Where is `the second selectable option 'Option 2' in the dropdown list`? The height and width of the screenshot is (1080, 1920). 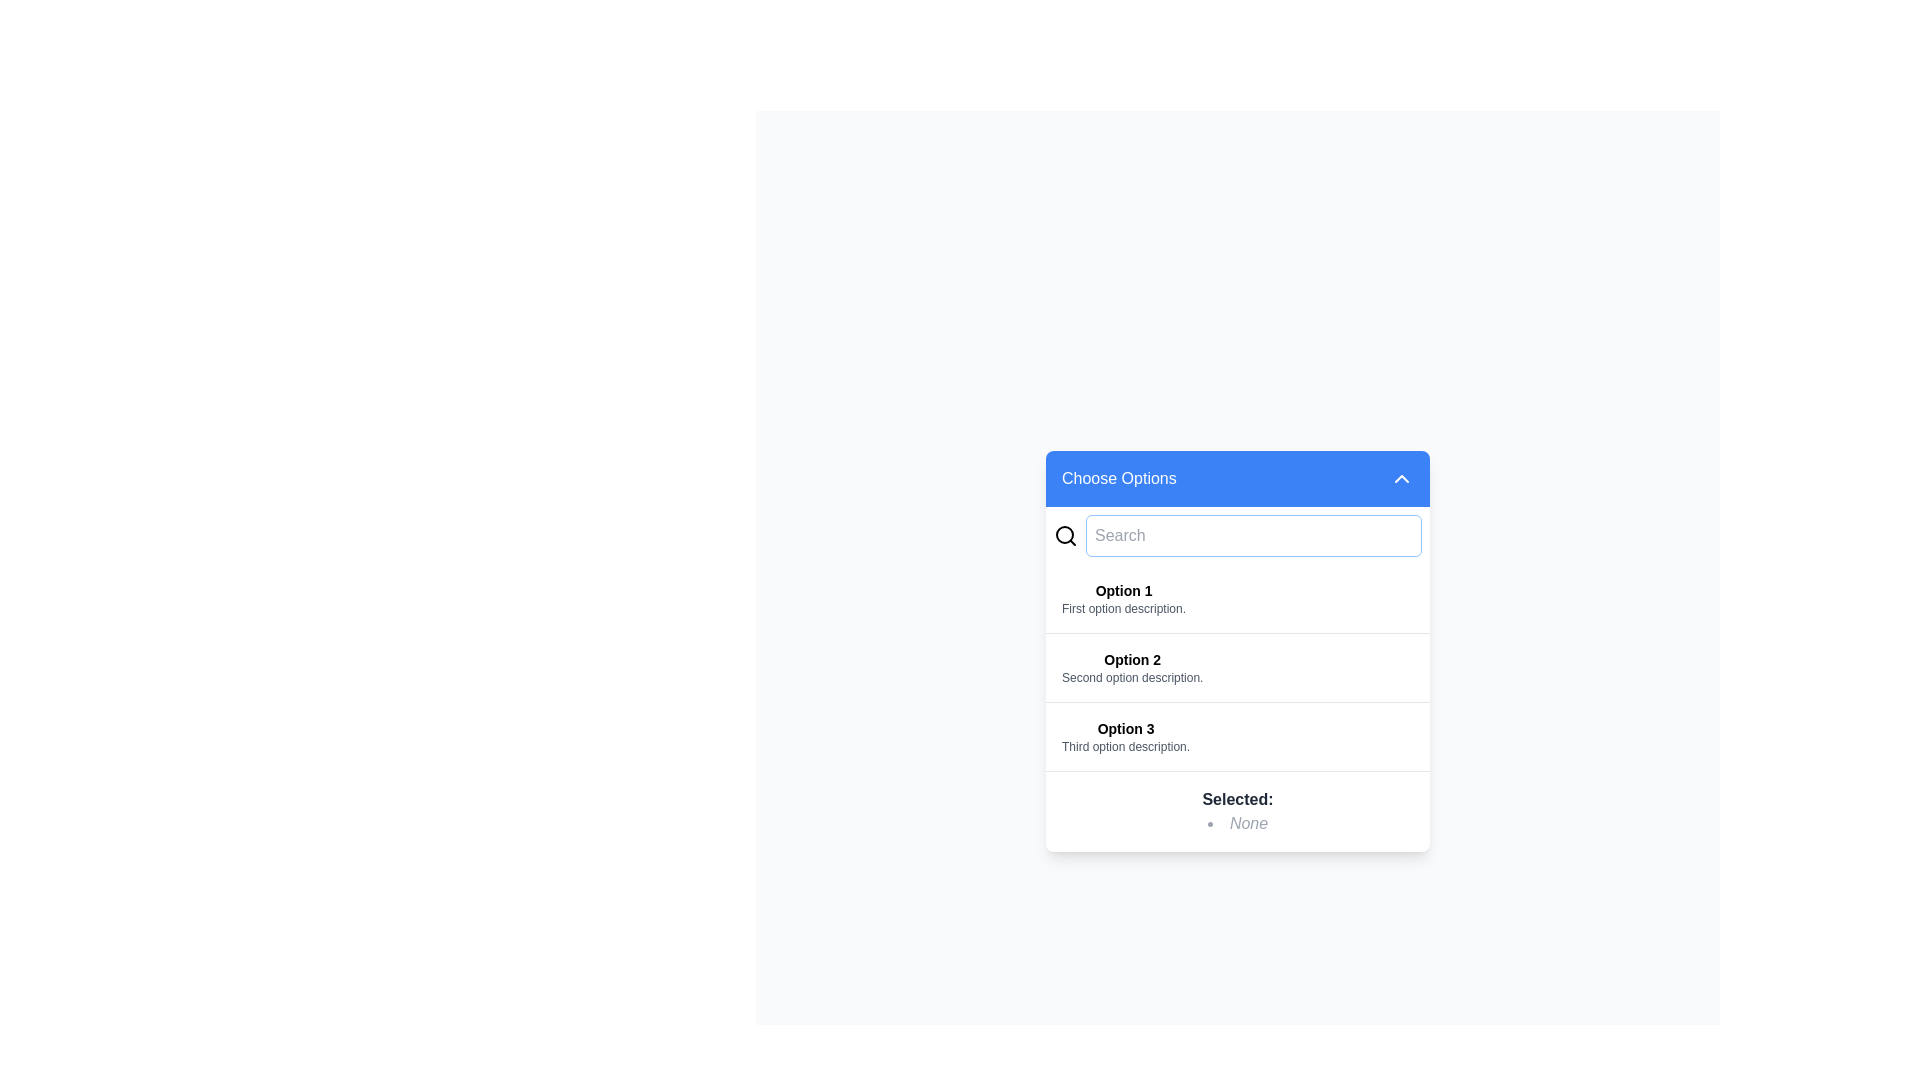 the second selectable option 'Option 2' in the dropdown list is located at coordinates (1237, 667).